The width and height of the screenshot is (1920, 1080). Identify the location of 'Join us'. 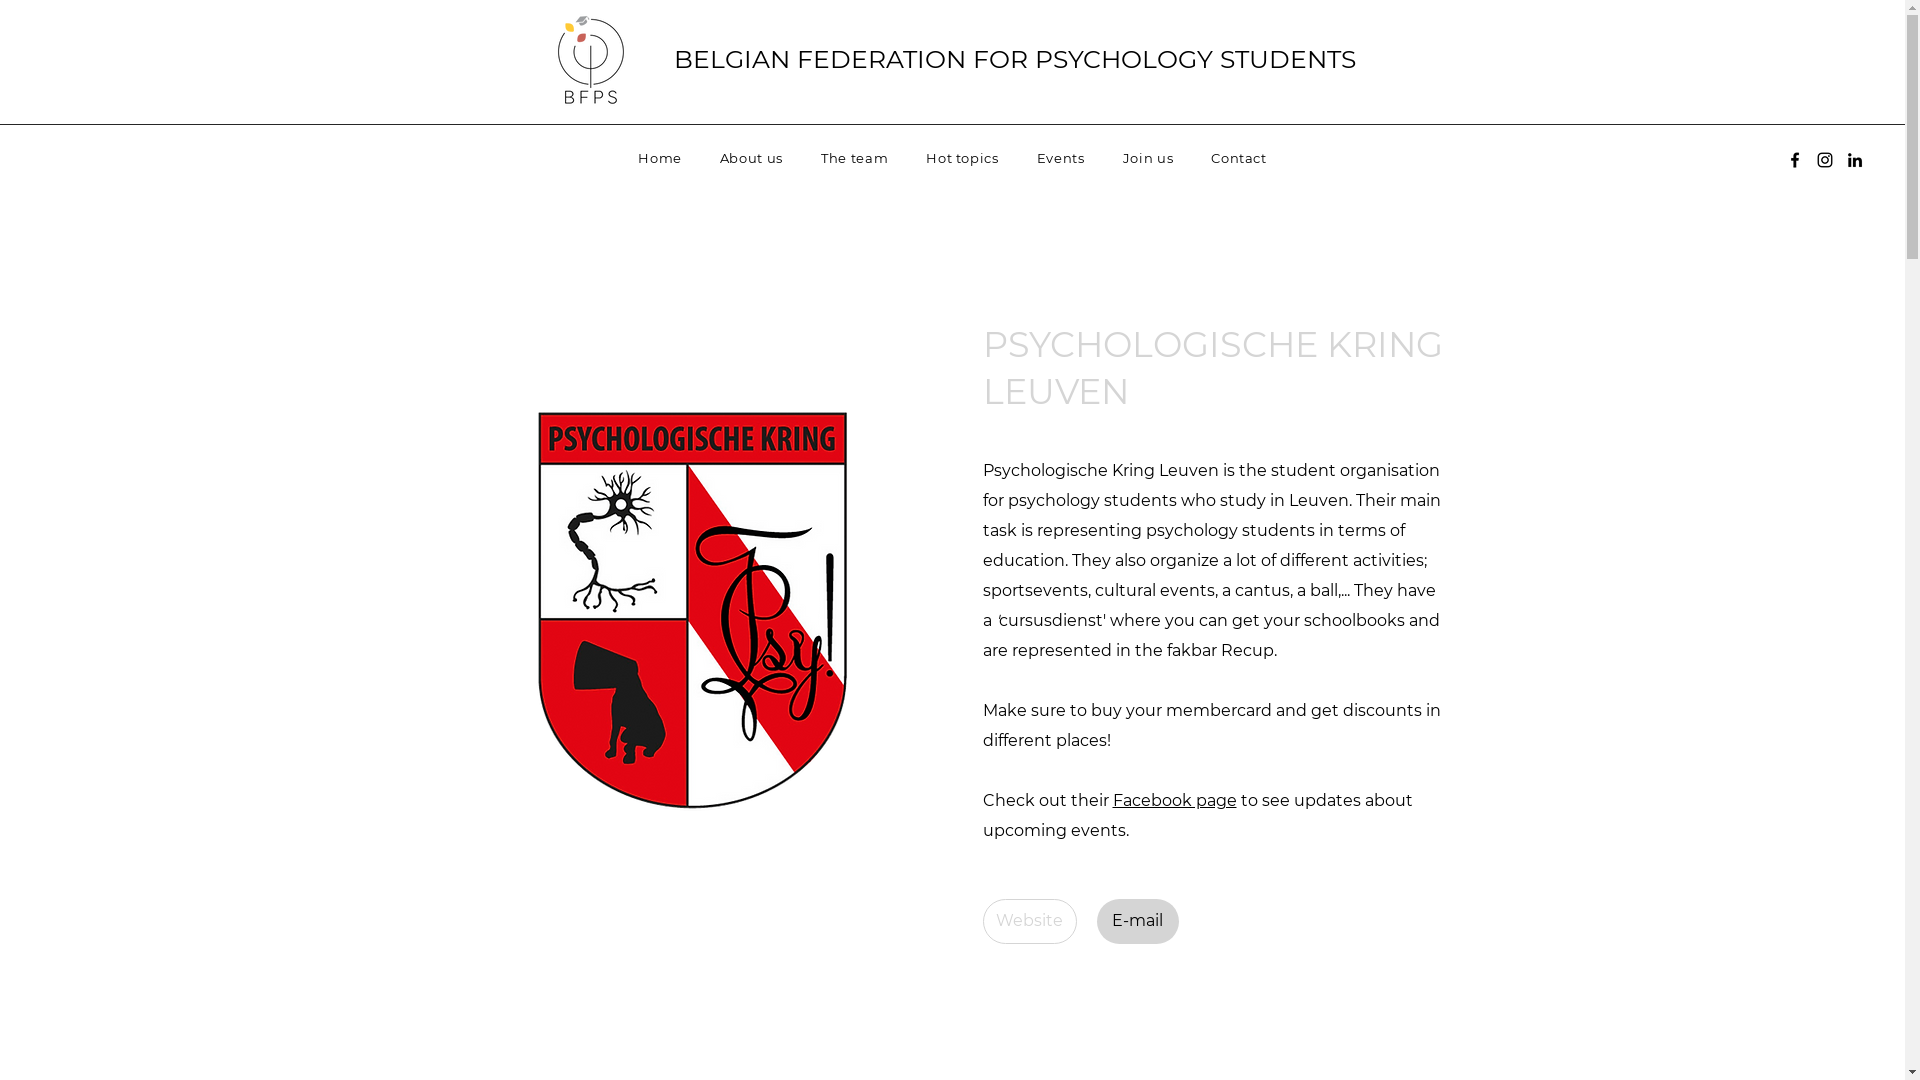
(1148, 157).